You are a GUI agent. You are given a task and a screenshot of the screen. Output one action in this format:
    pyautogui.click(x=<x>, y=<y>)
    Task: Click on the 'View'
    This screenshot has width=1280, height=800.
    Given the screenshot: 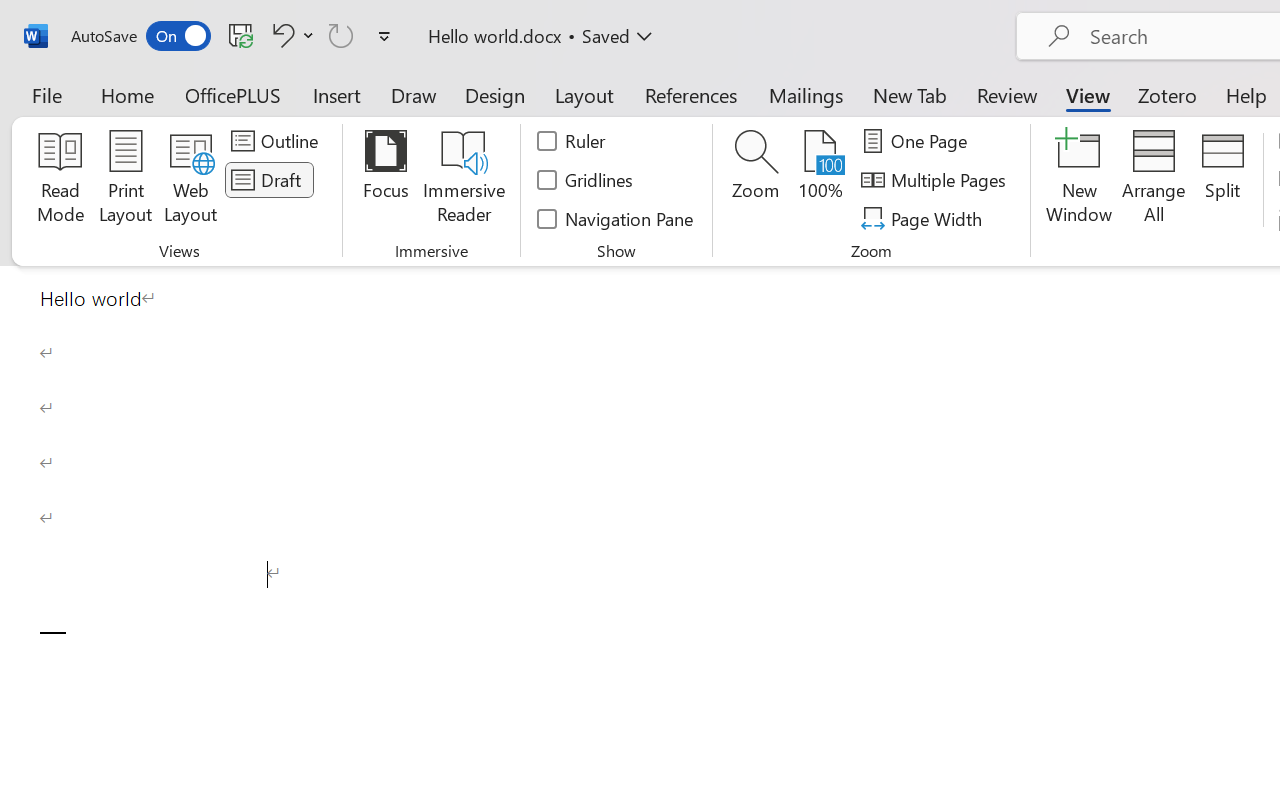 What is the action you would take?
    pyautogui.click(x=1087, y=94)
    